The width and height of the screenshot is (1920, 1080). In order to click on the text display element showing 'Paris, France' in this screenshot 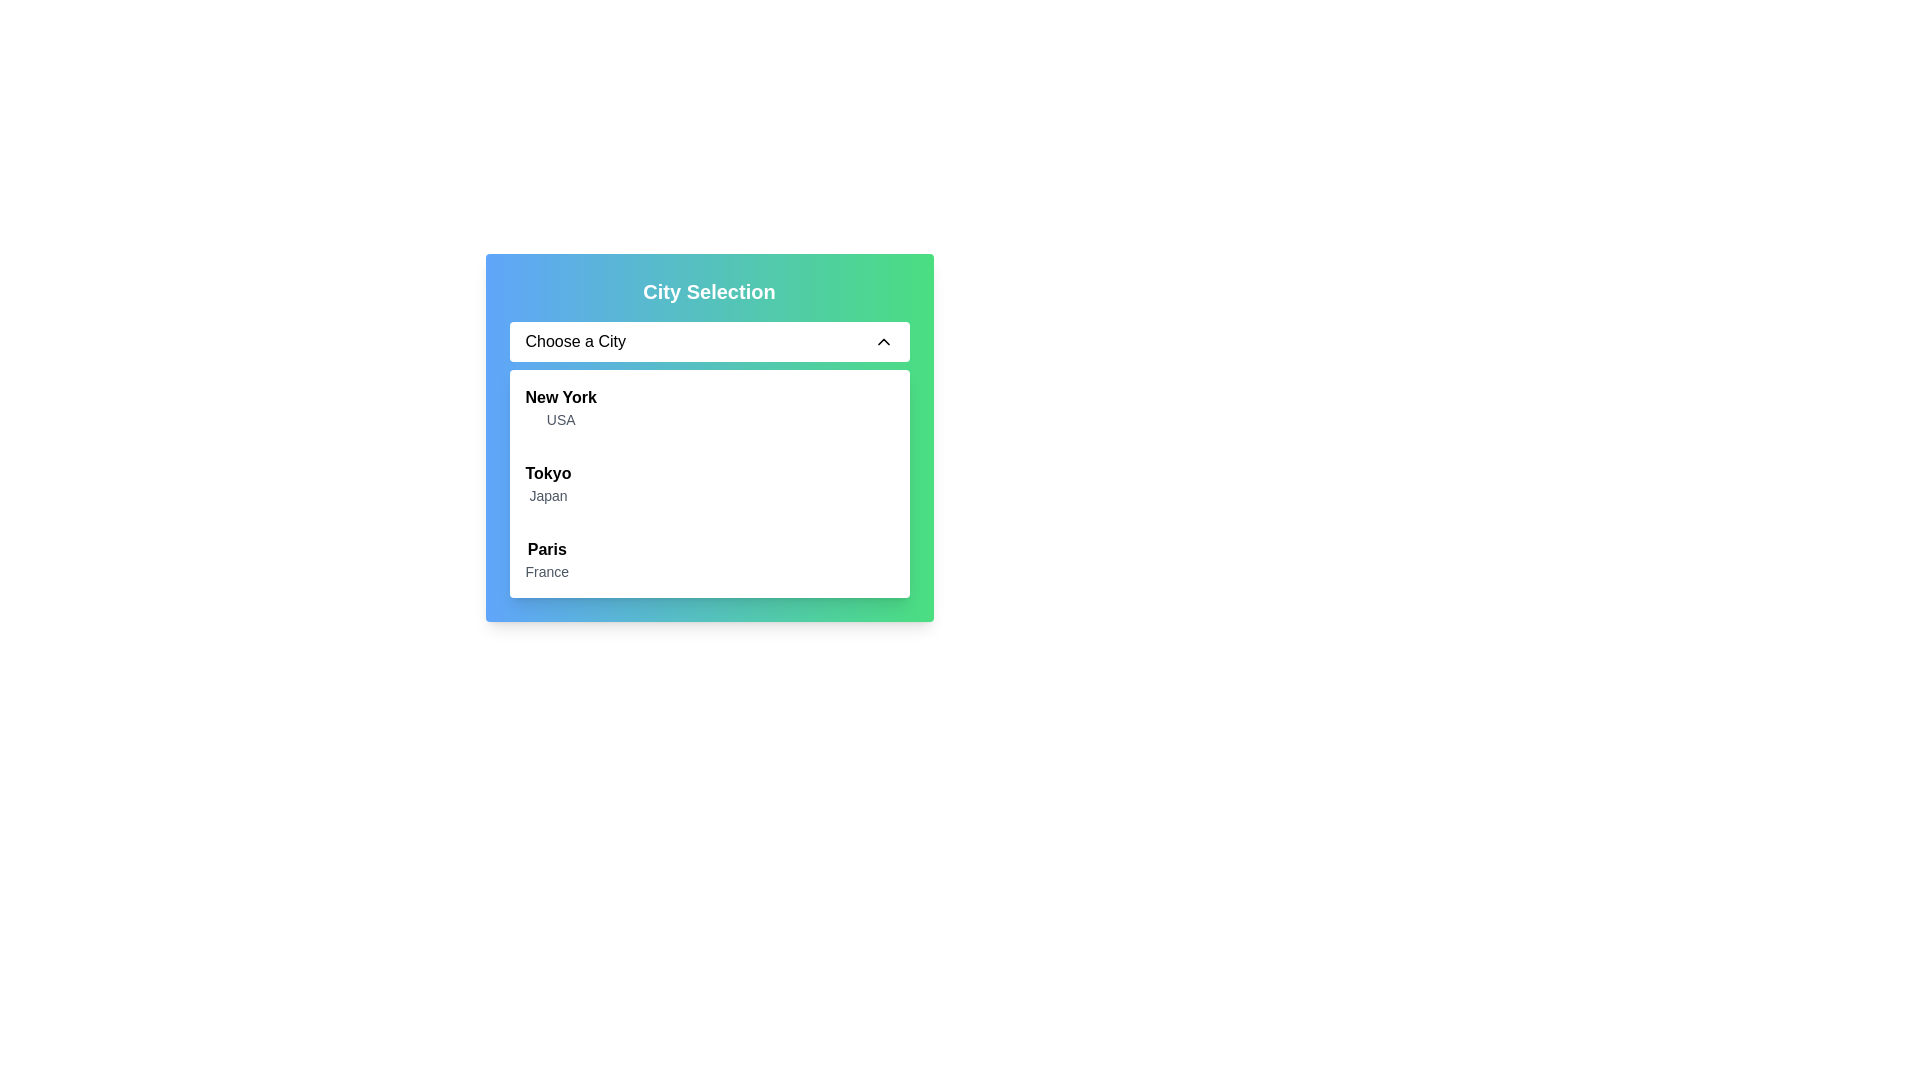, I will do `click(547, 559)`.